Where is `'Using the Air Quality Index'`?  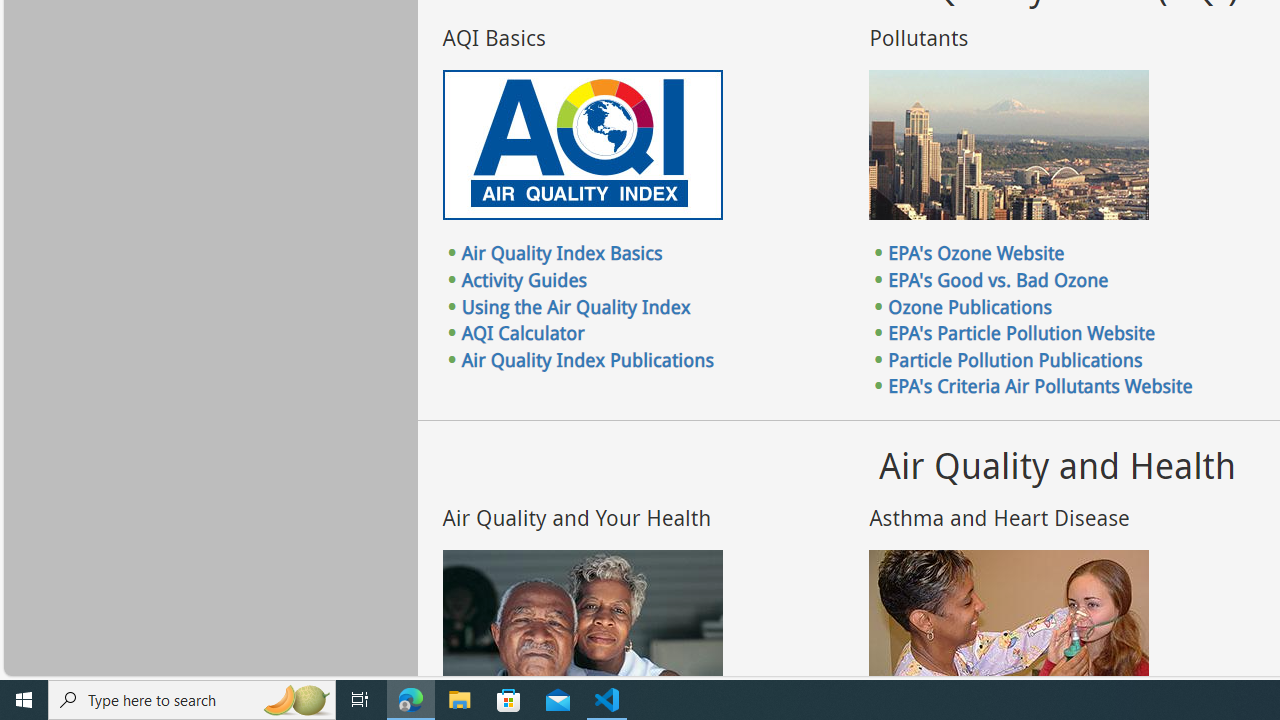
'Using the Air Quality Index' is located at coordinates (575, 306).